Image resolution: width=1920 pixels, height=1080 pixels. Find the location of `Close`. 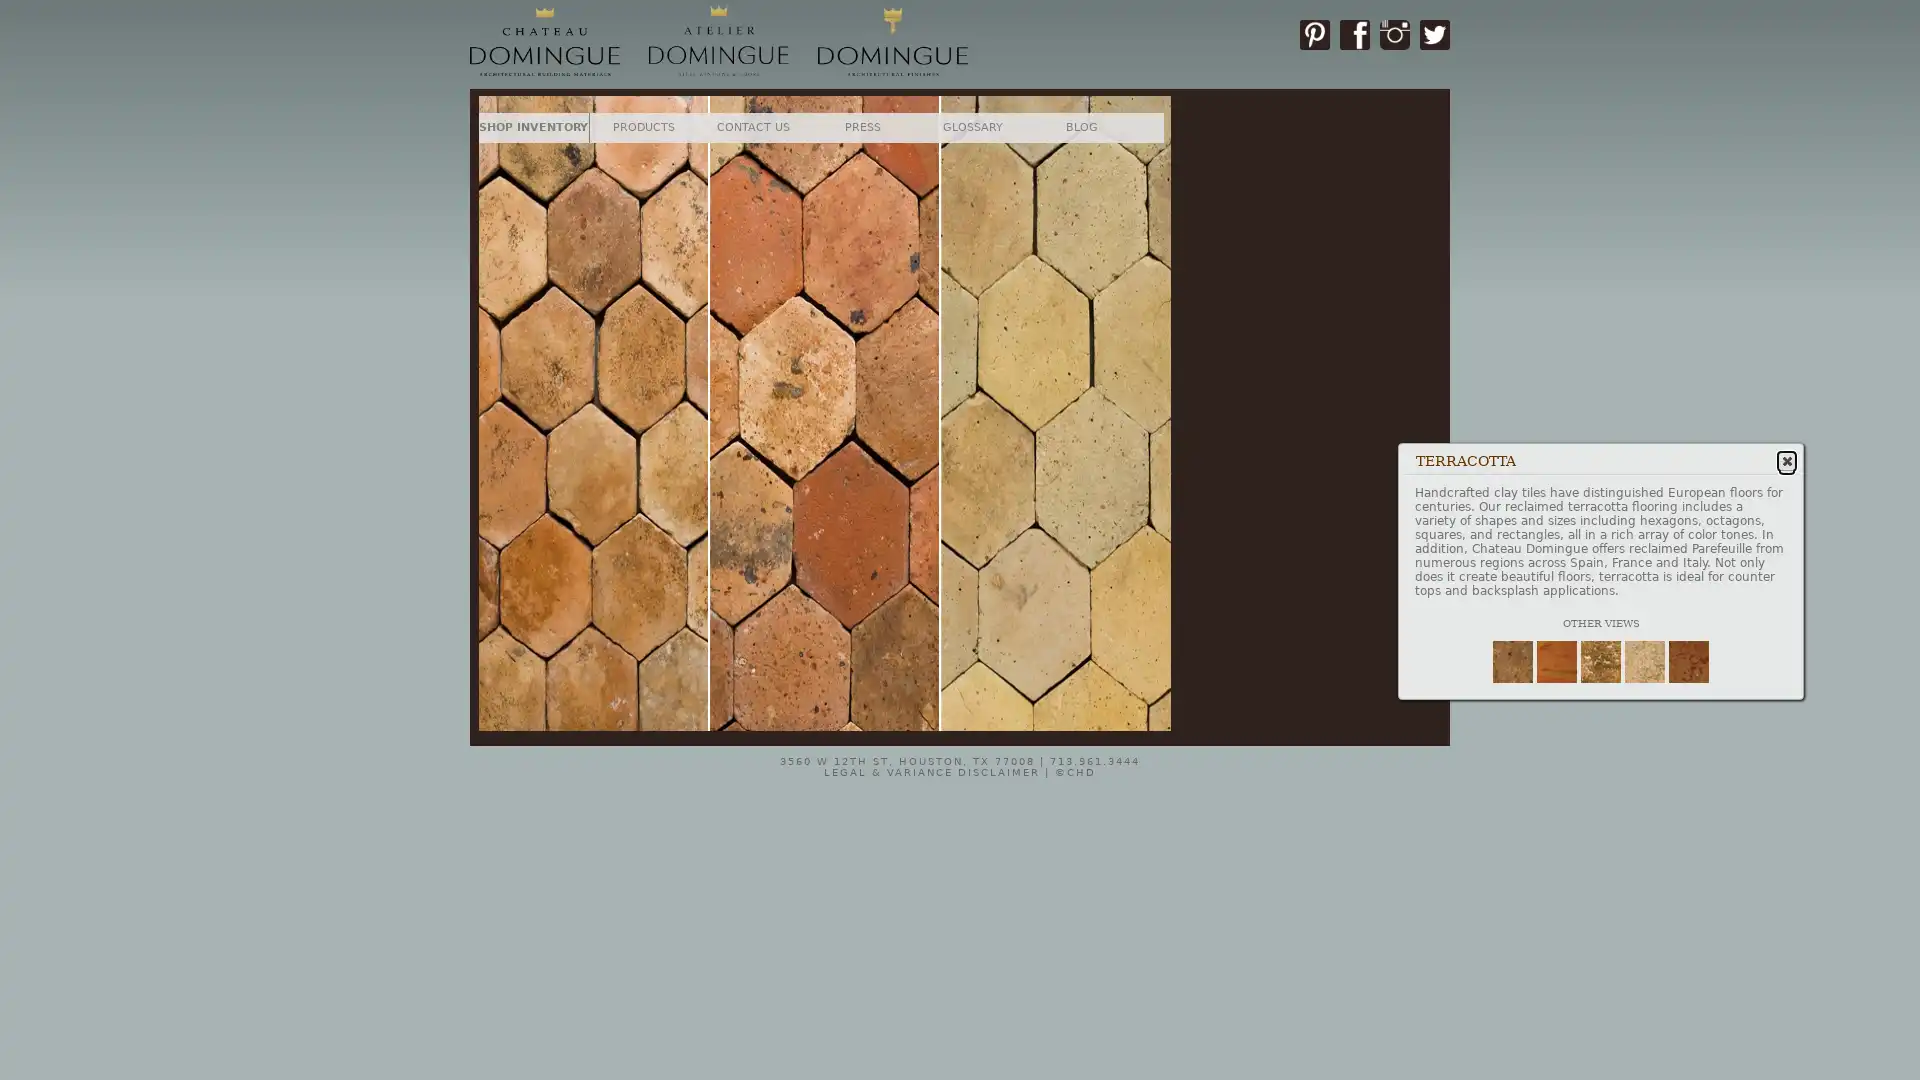

Close is located at coordinates (1785, 459).